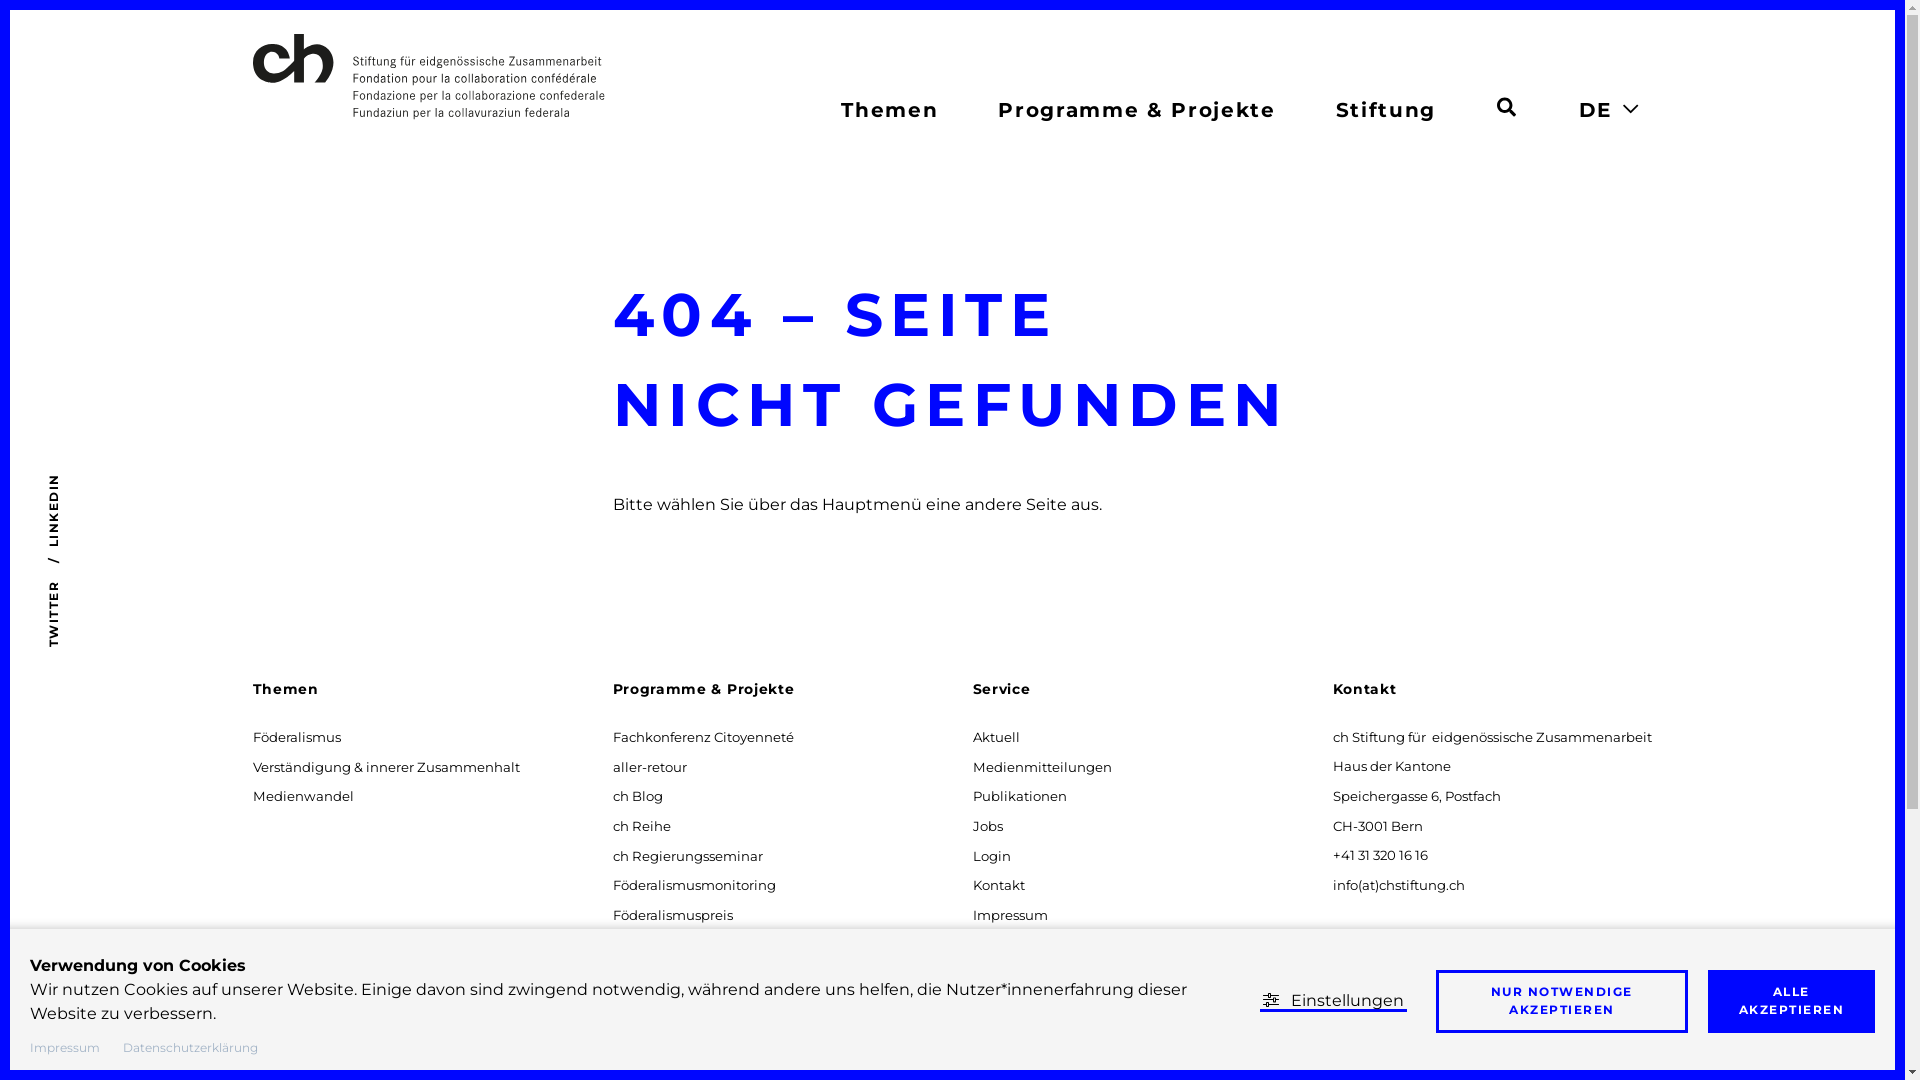  What do you see at coordinates (1593, 110) in the screenshot?
I see `'DE'` at bounding box center [1593, 110].